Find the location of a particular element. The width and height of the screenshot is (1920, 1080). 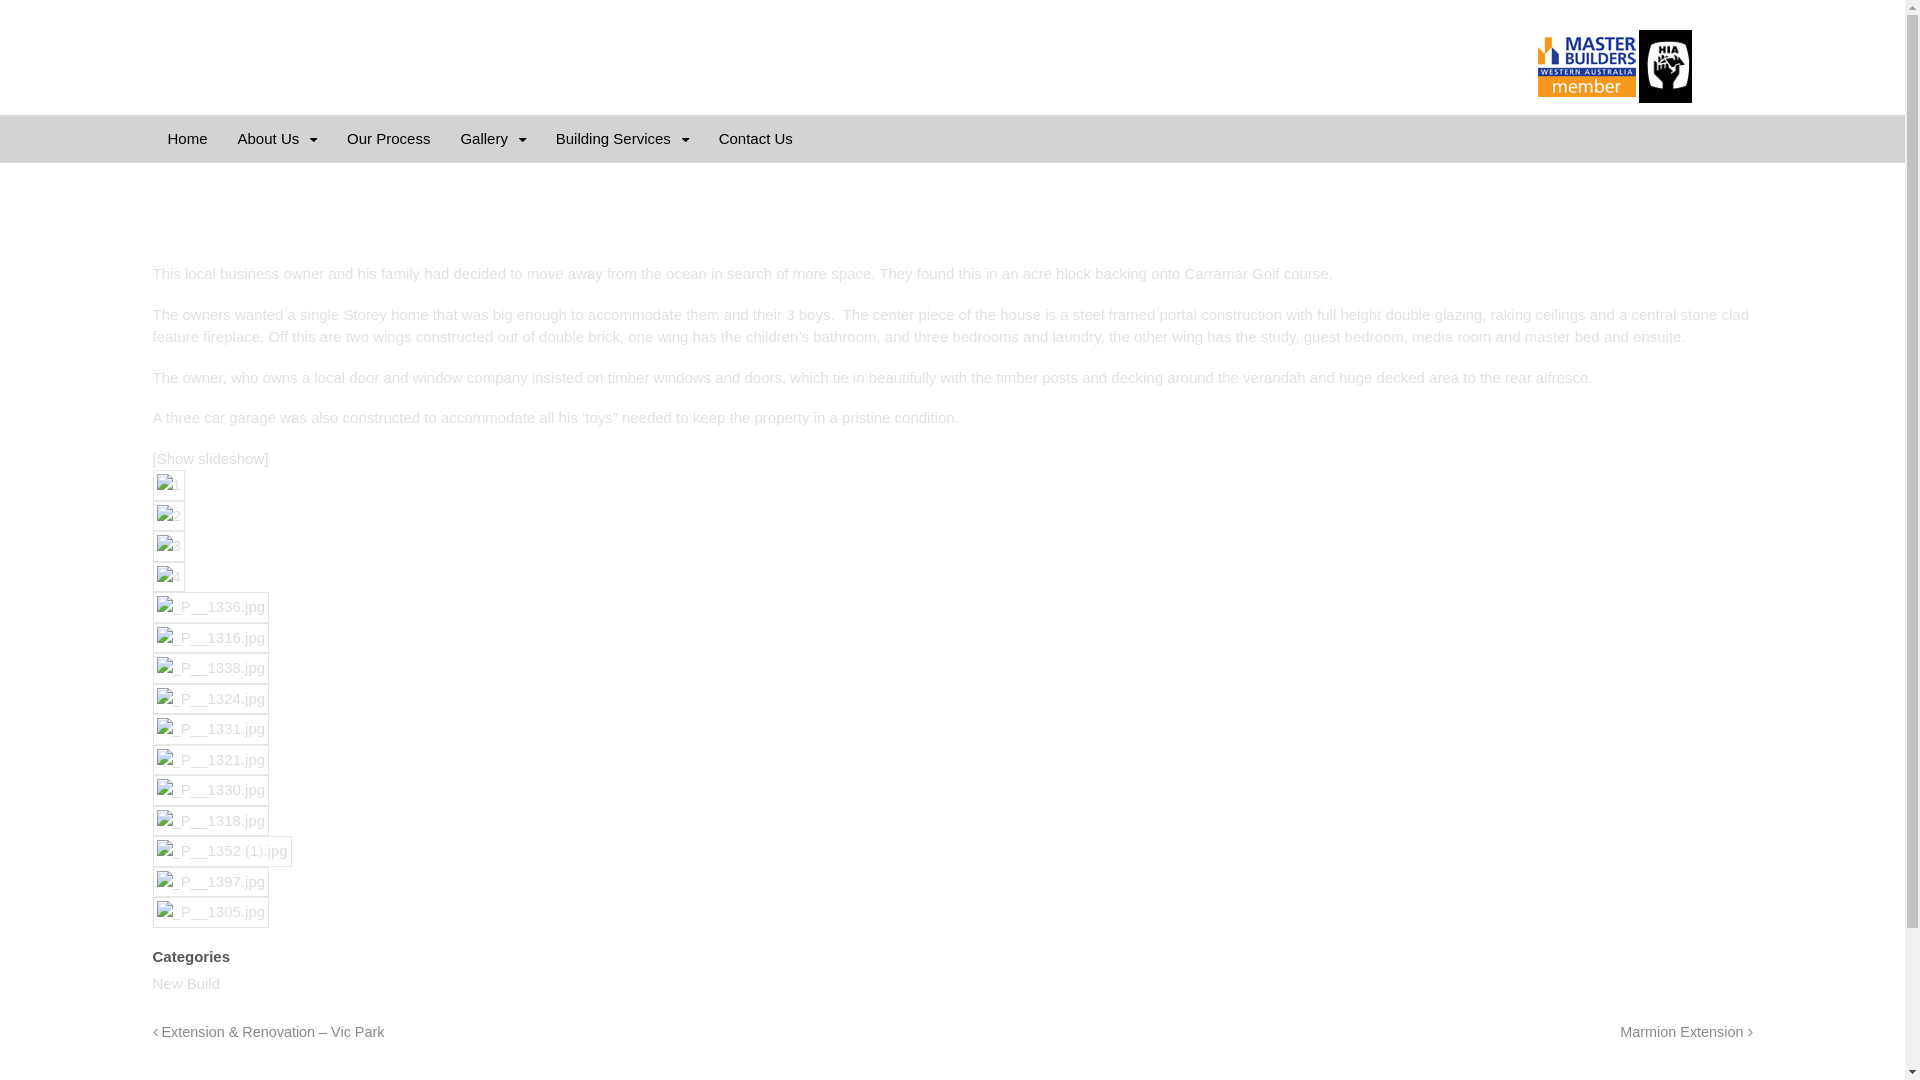

'_P__1318.jpg' is located at coordinates (151, 821).